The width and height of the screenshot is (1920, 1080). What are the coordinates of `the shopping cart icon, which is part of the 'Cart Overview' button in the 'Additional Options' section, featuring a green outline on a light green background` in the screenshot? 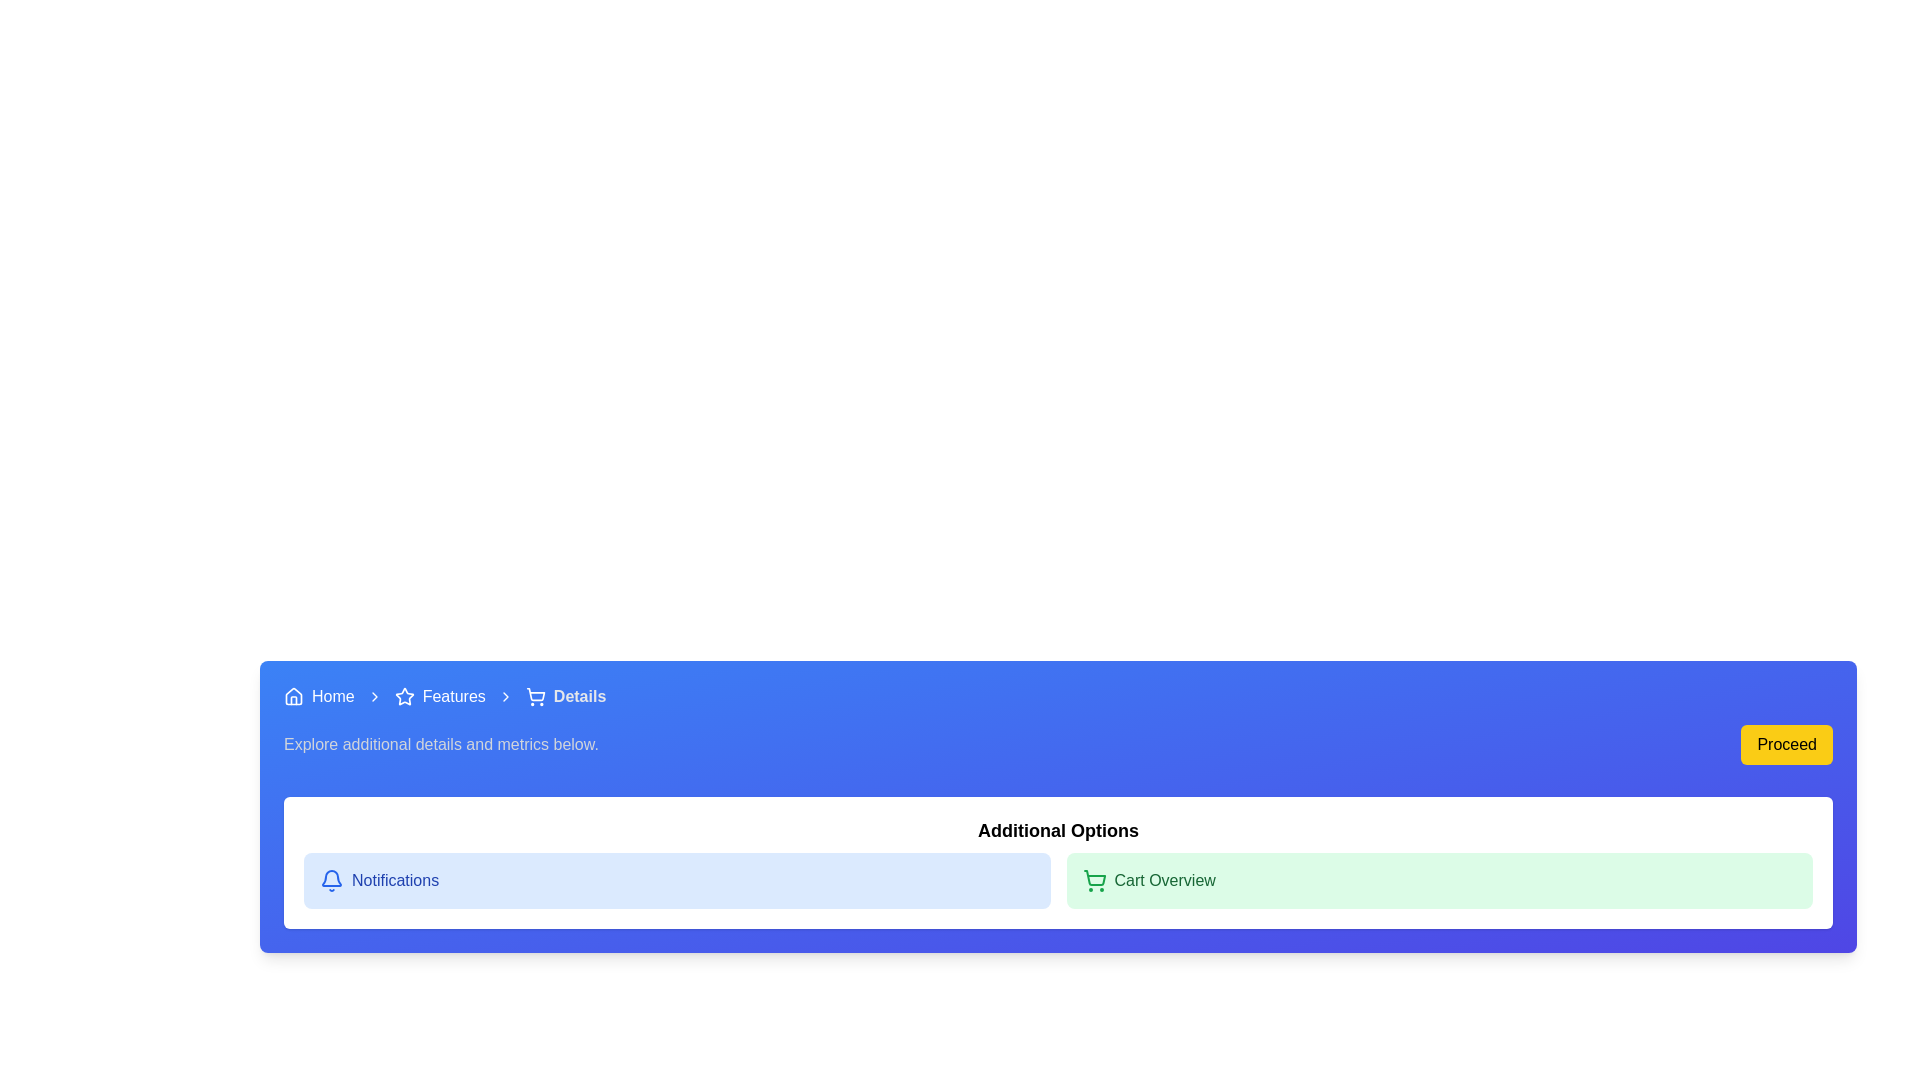 It's located at (1093, 877).